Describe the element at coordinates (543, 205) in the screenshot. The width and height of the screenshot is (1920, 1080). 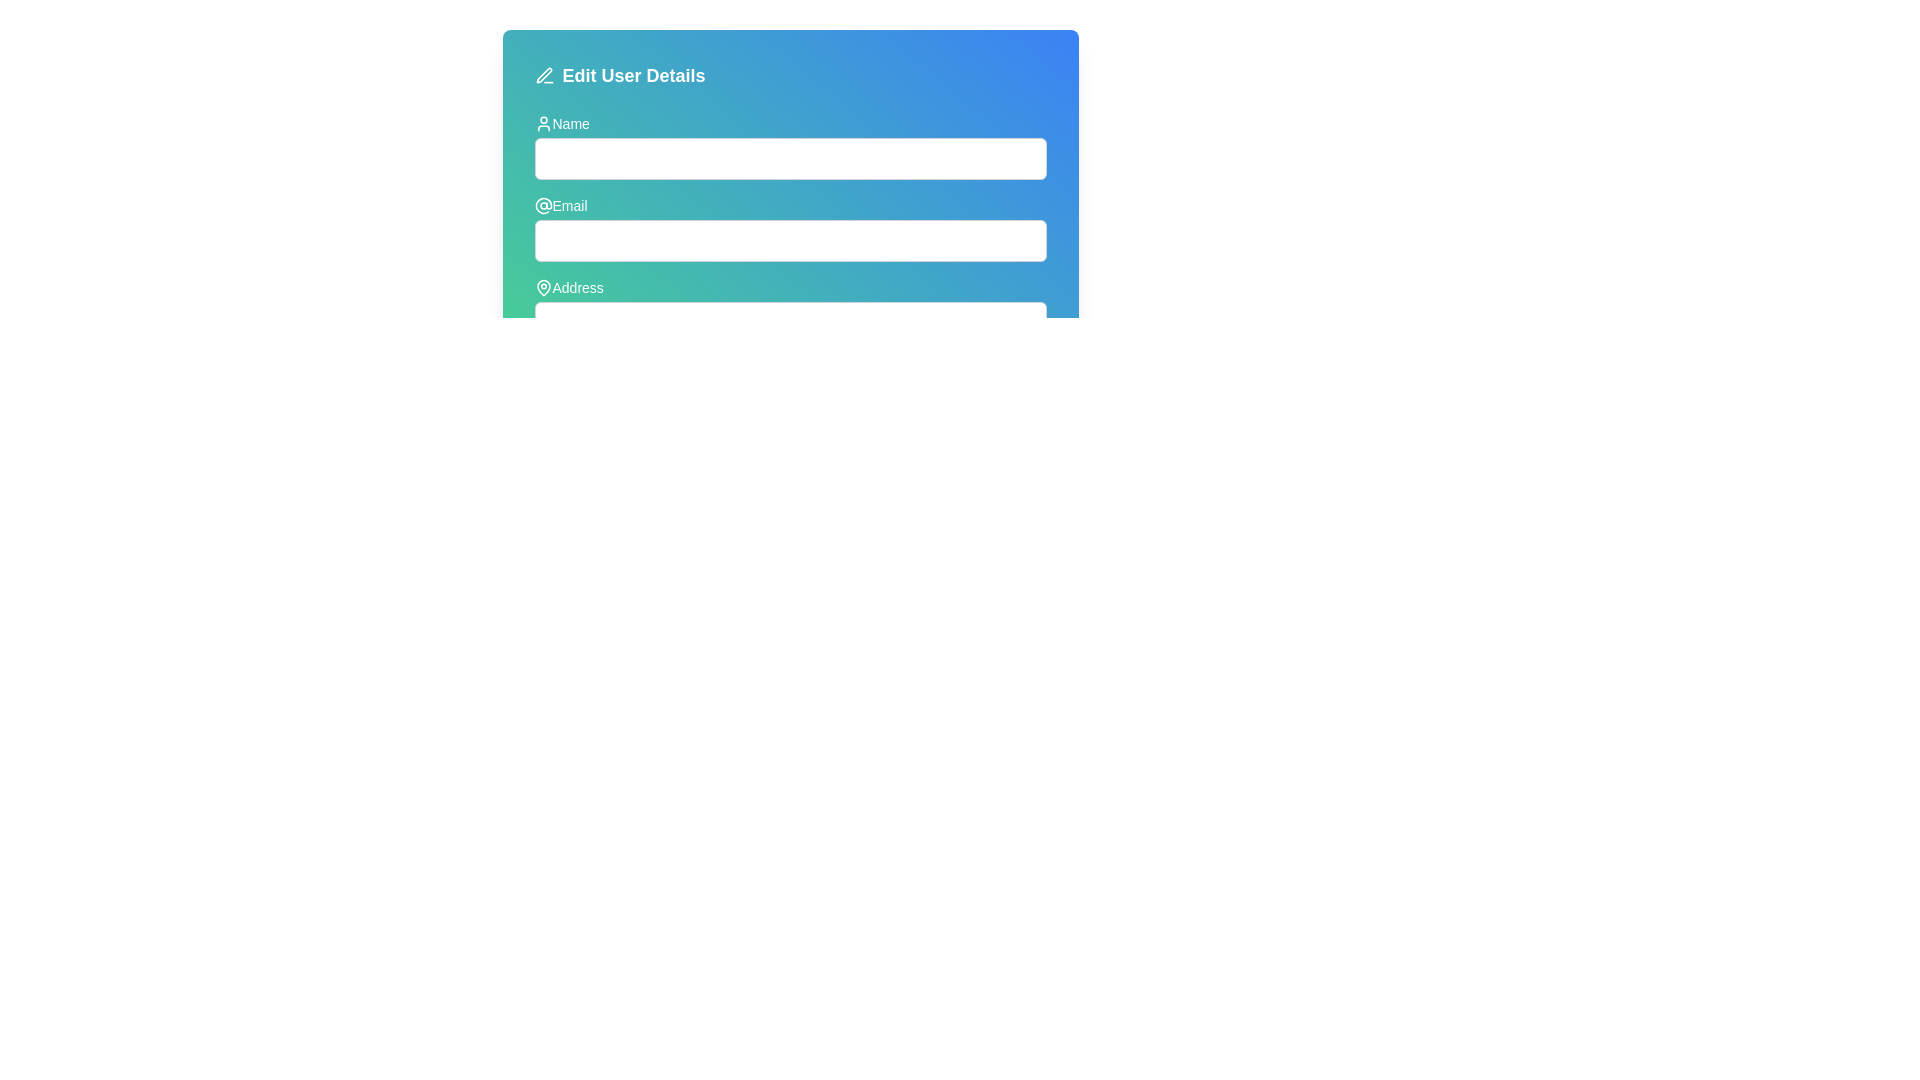
I see `the icon located to the immediate left of the 'Email' text, which serves as a visual cue for the email input field` at that location.